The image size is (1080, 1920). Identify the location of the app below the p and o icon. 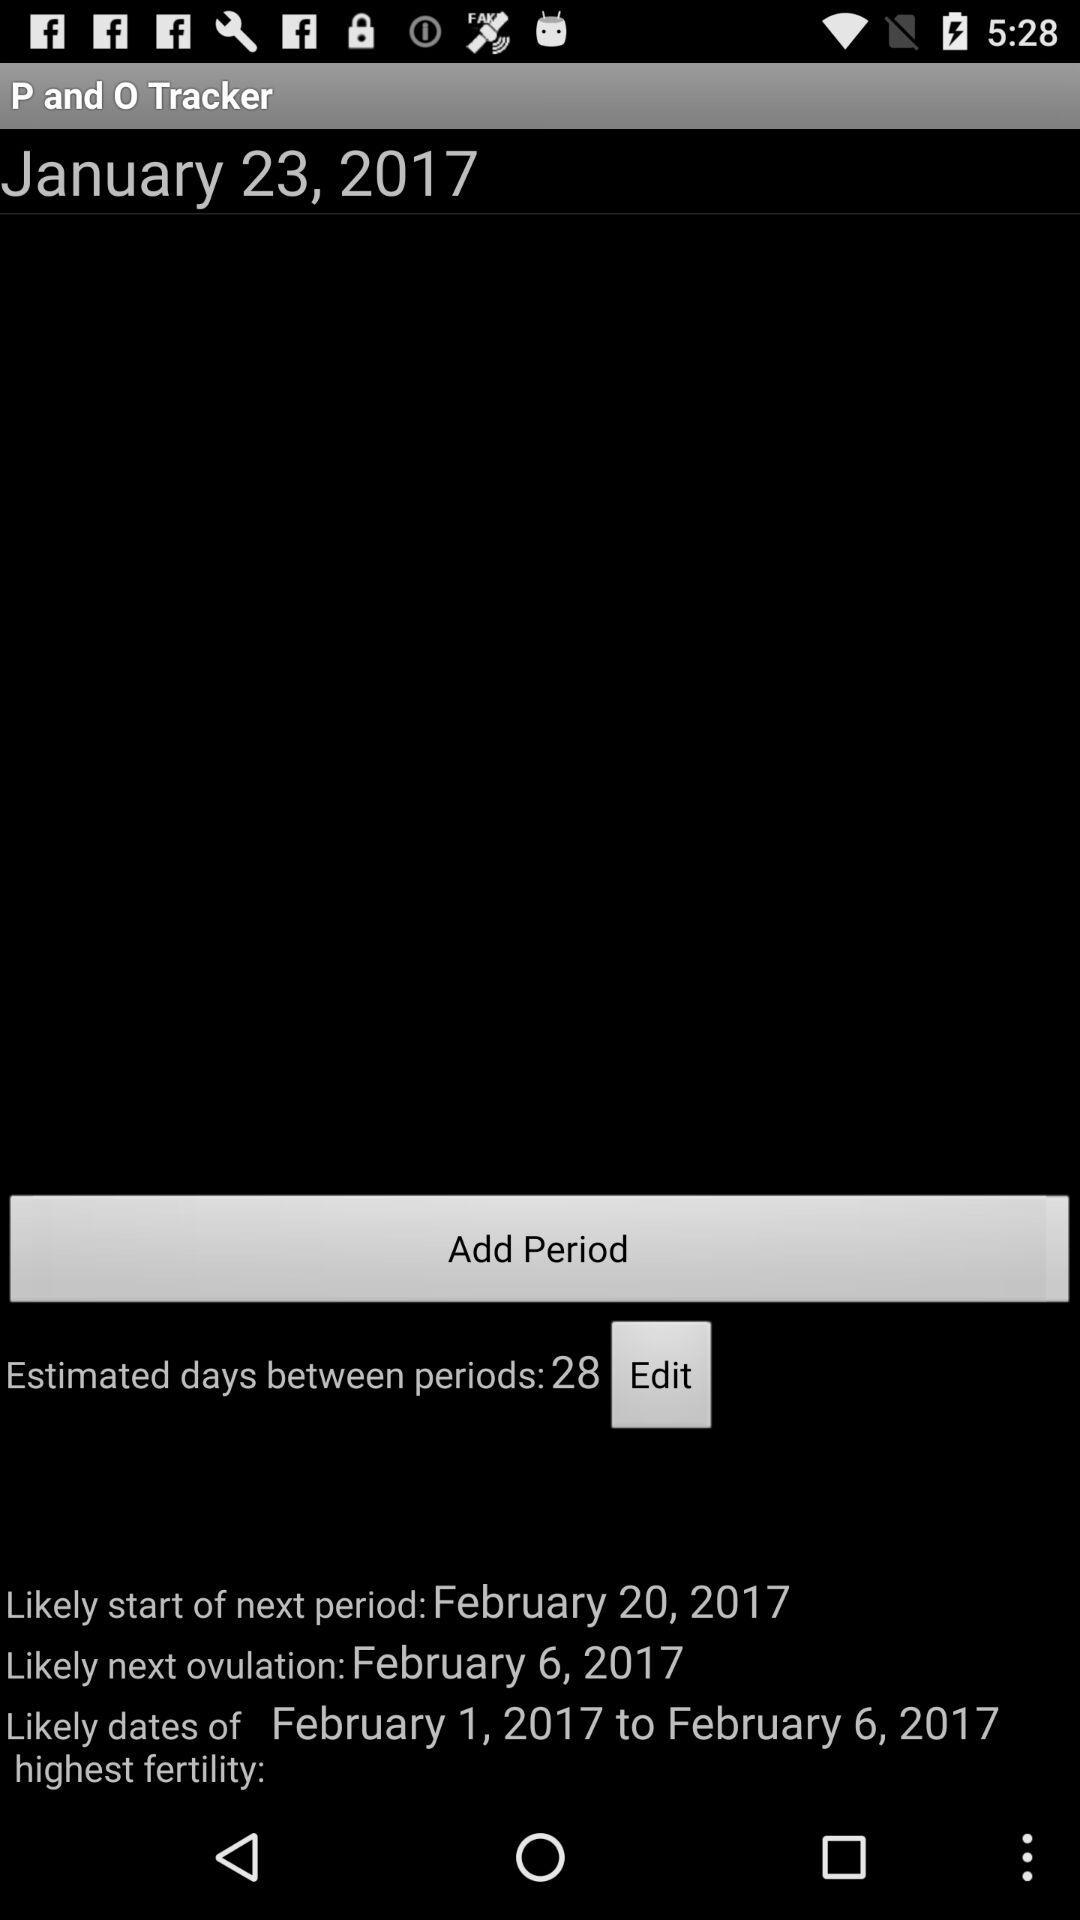
(238, 171).